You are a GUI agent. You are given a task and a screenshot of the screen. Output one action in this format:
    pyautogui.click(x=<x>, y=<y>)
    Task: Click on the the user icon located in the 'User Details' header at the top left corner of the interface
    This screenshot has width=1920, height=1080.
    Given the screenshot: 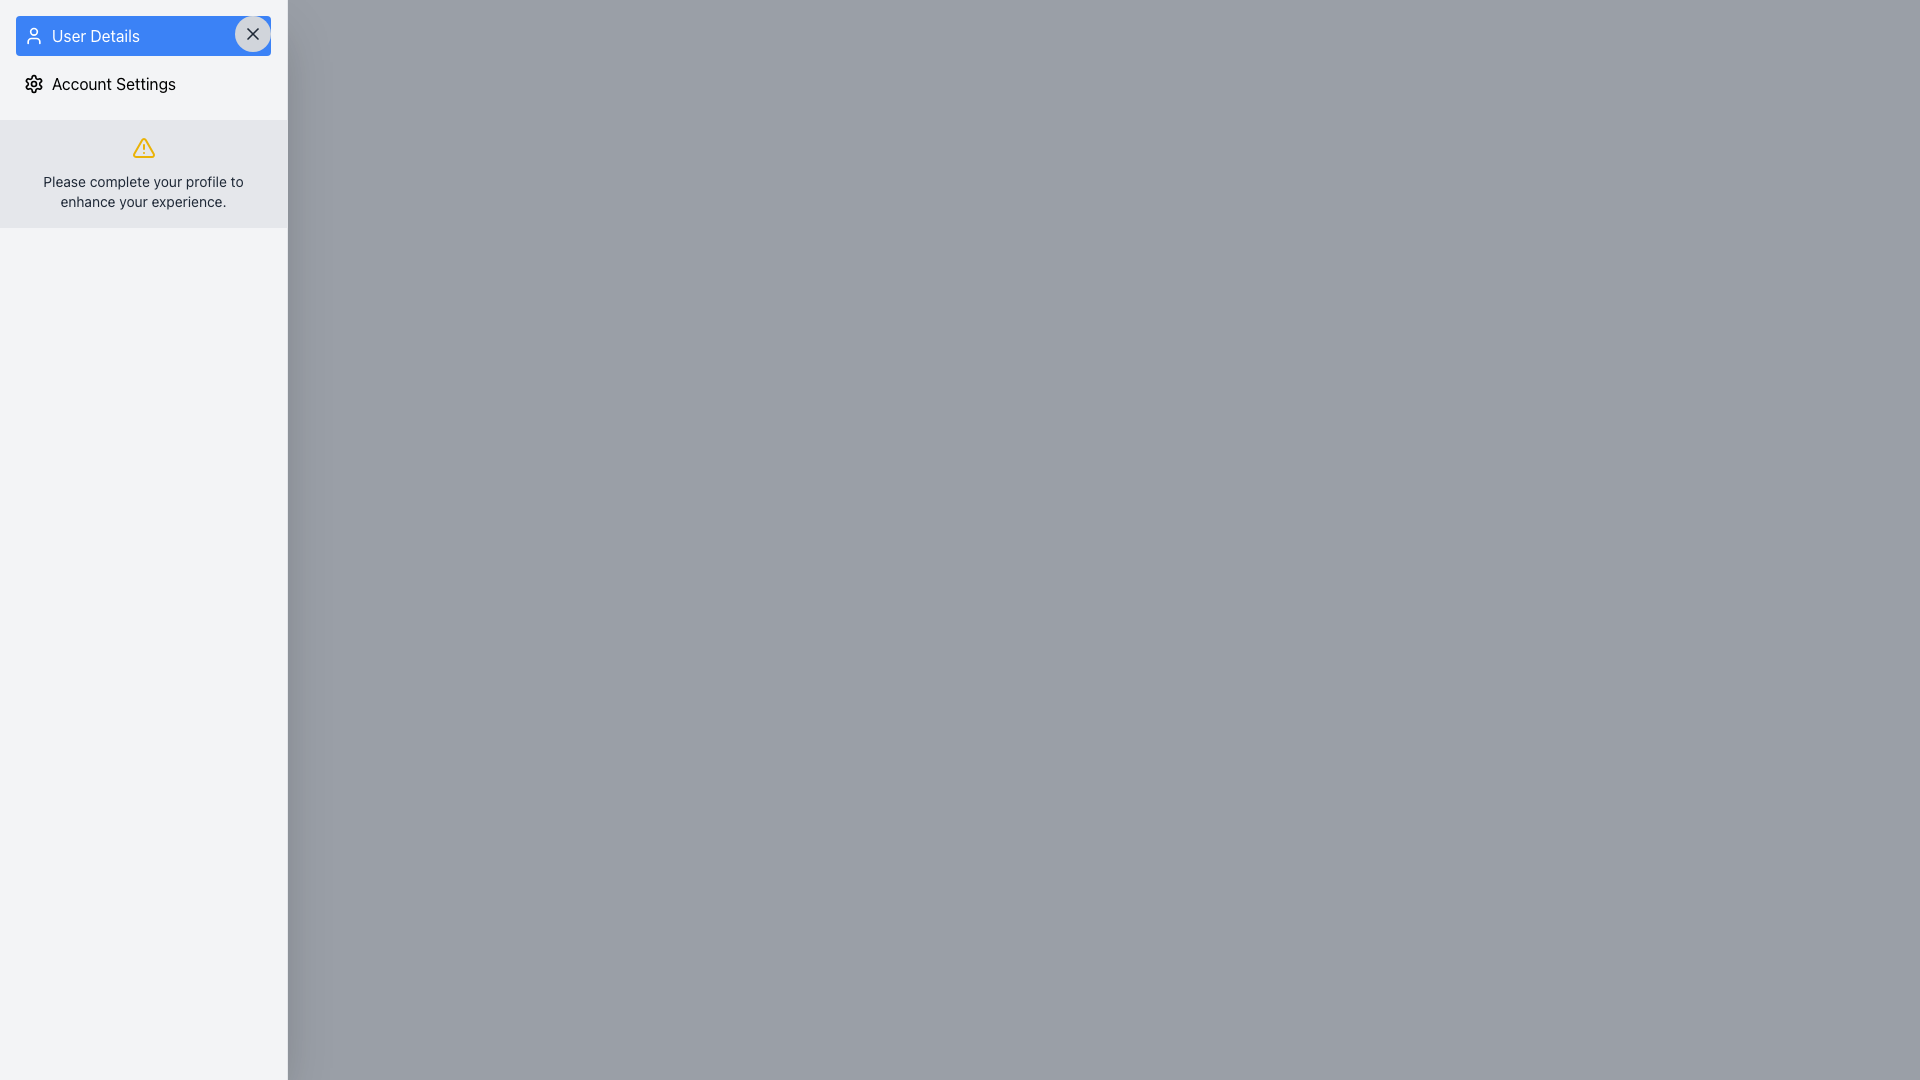 What is the action you would take?
    pyautogui.click(x=33, y=35)
    